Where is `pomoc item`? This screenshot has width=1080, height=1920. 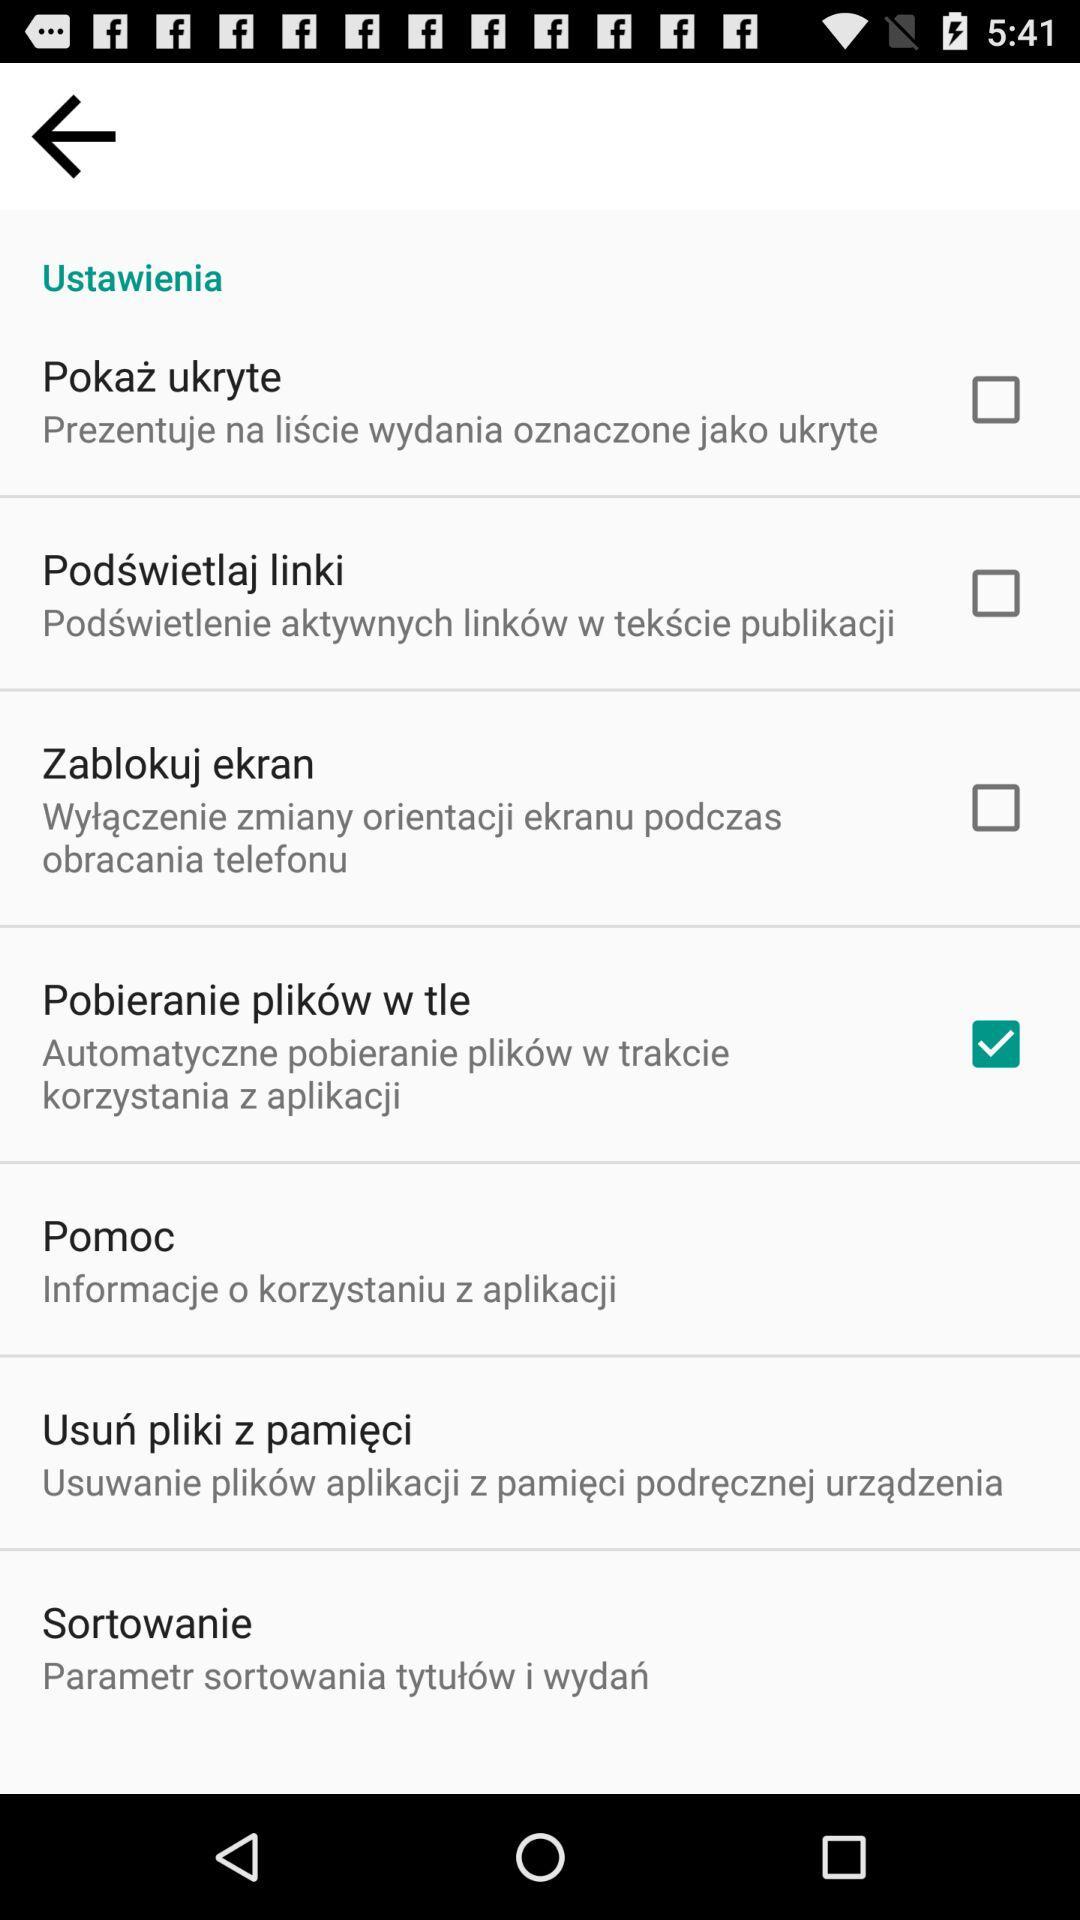 pomoc item is located at coordinates (108, 1233).